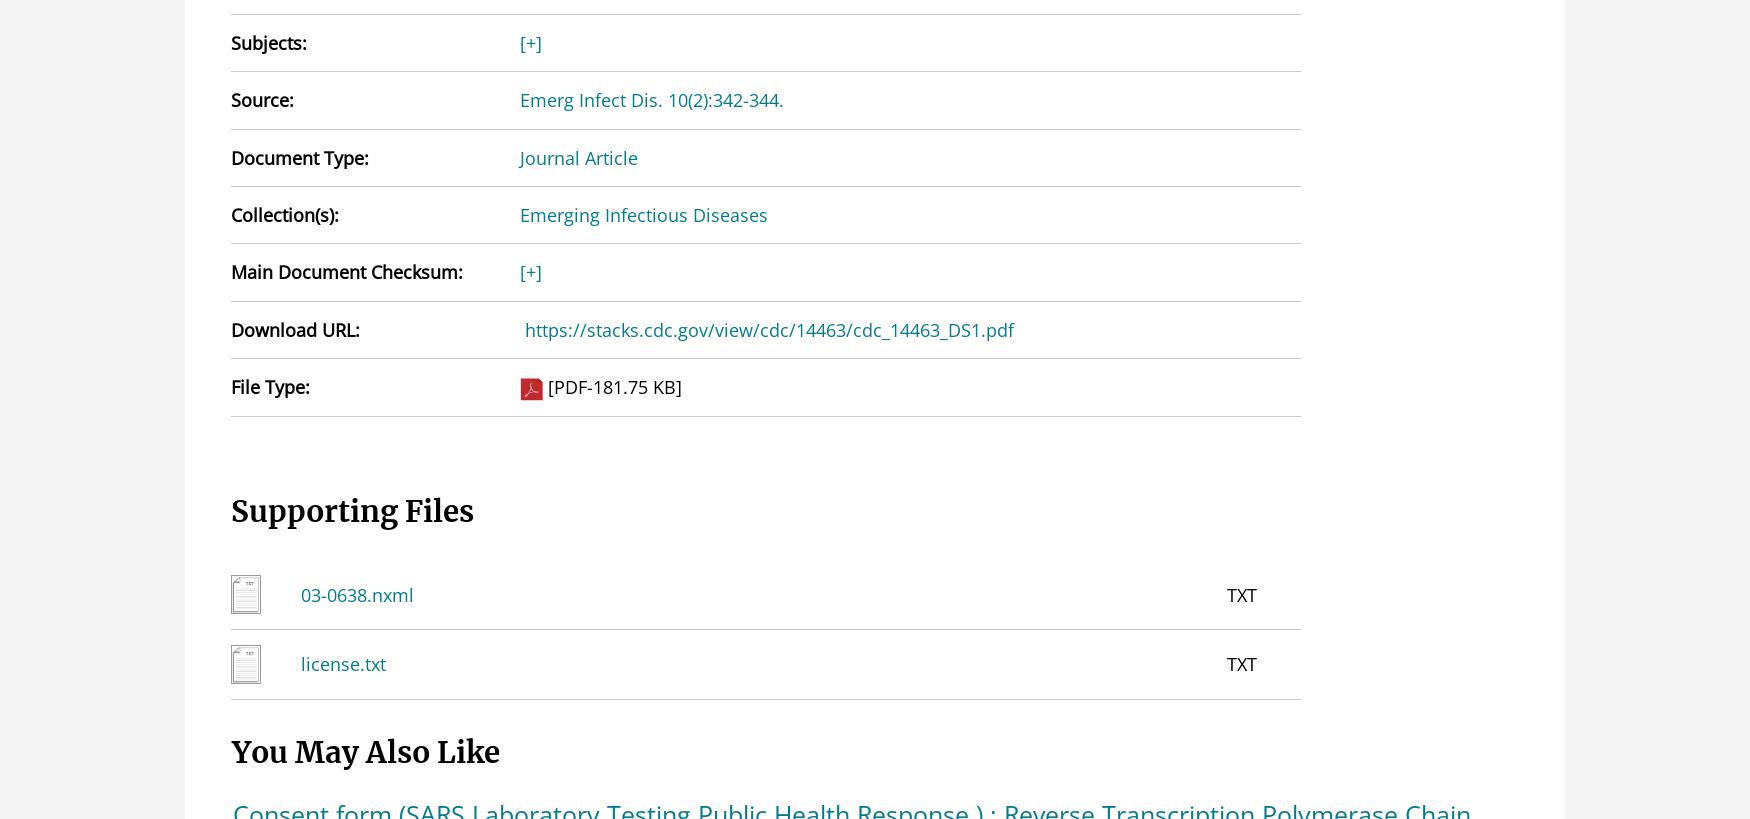 The height and width of the screenshot is (819, 1750). I want to click on 'Collection(s):', so click(284, 214).